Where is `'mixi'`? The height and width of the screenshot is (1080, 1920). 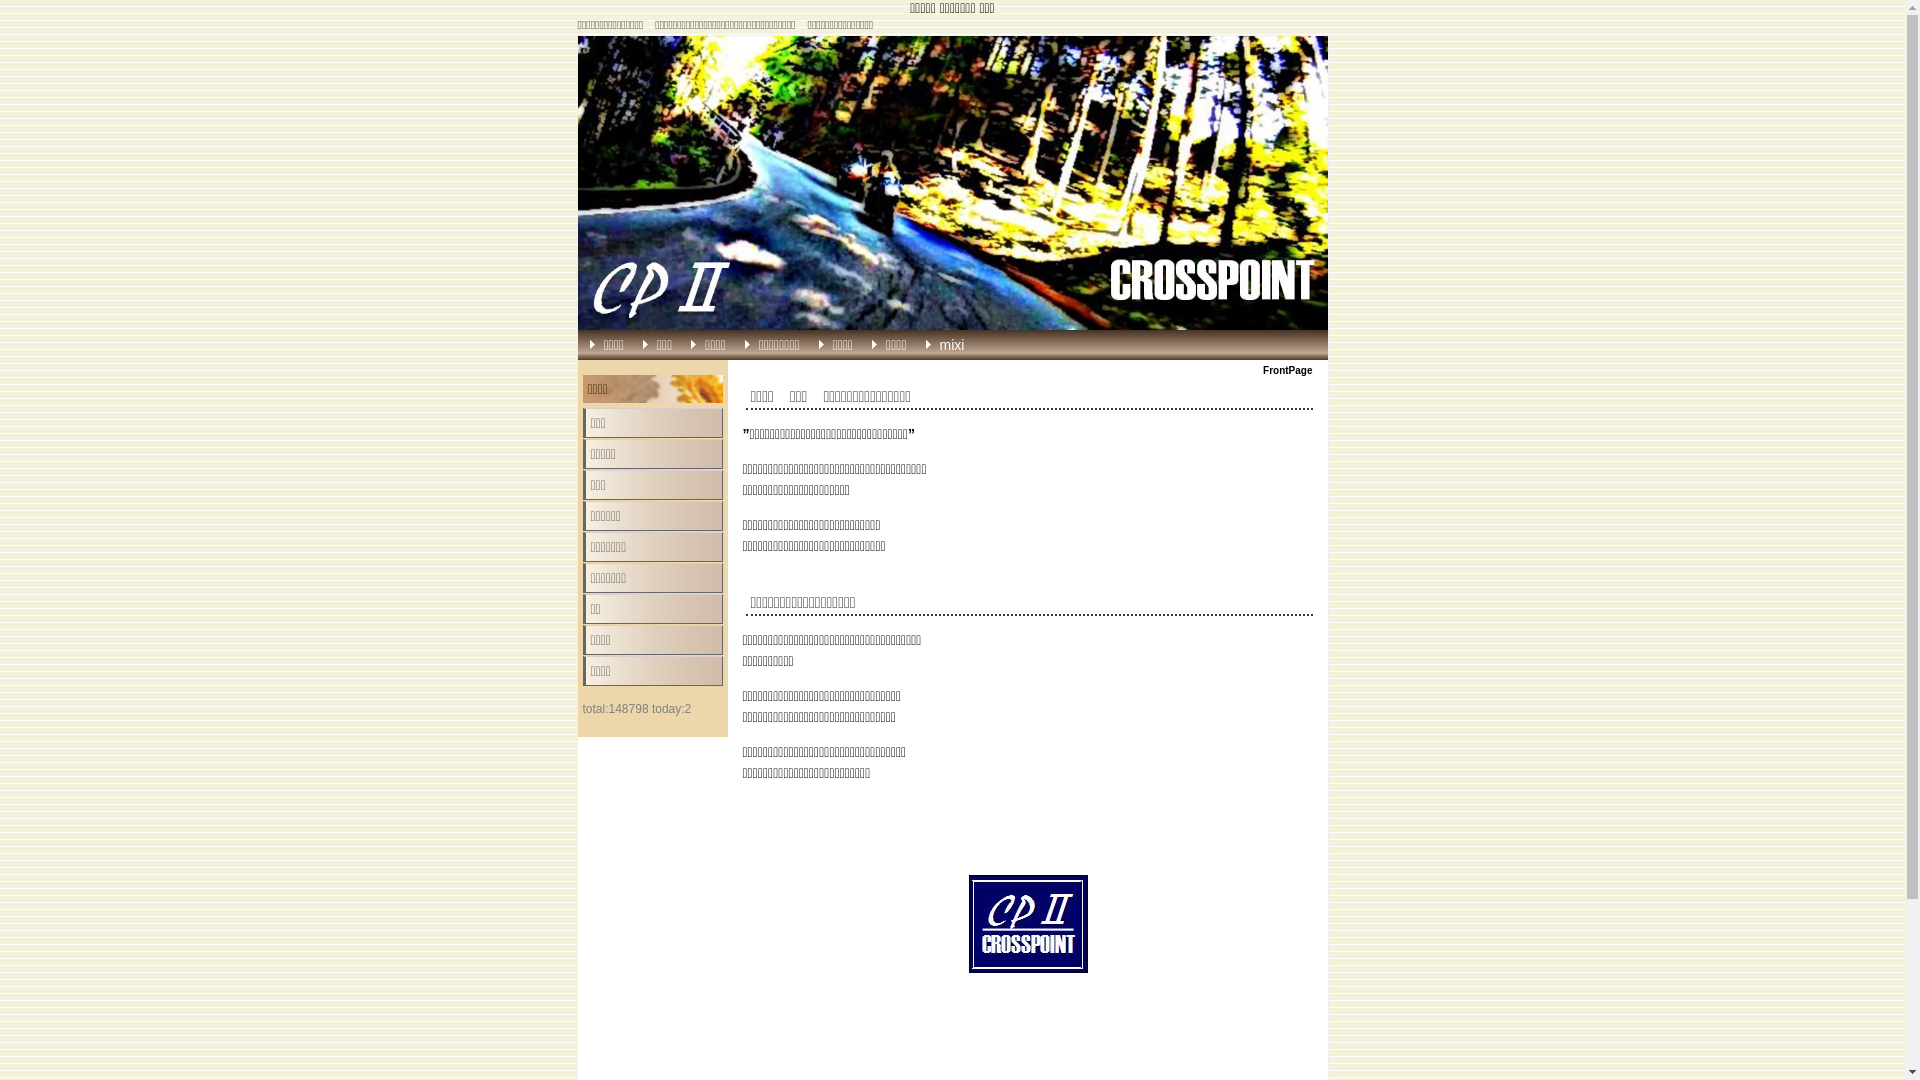
'mixi' is located at coordinates (966, 343).